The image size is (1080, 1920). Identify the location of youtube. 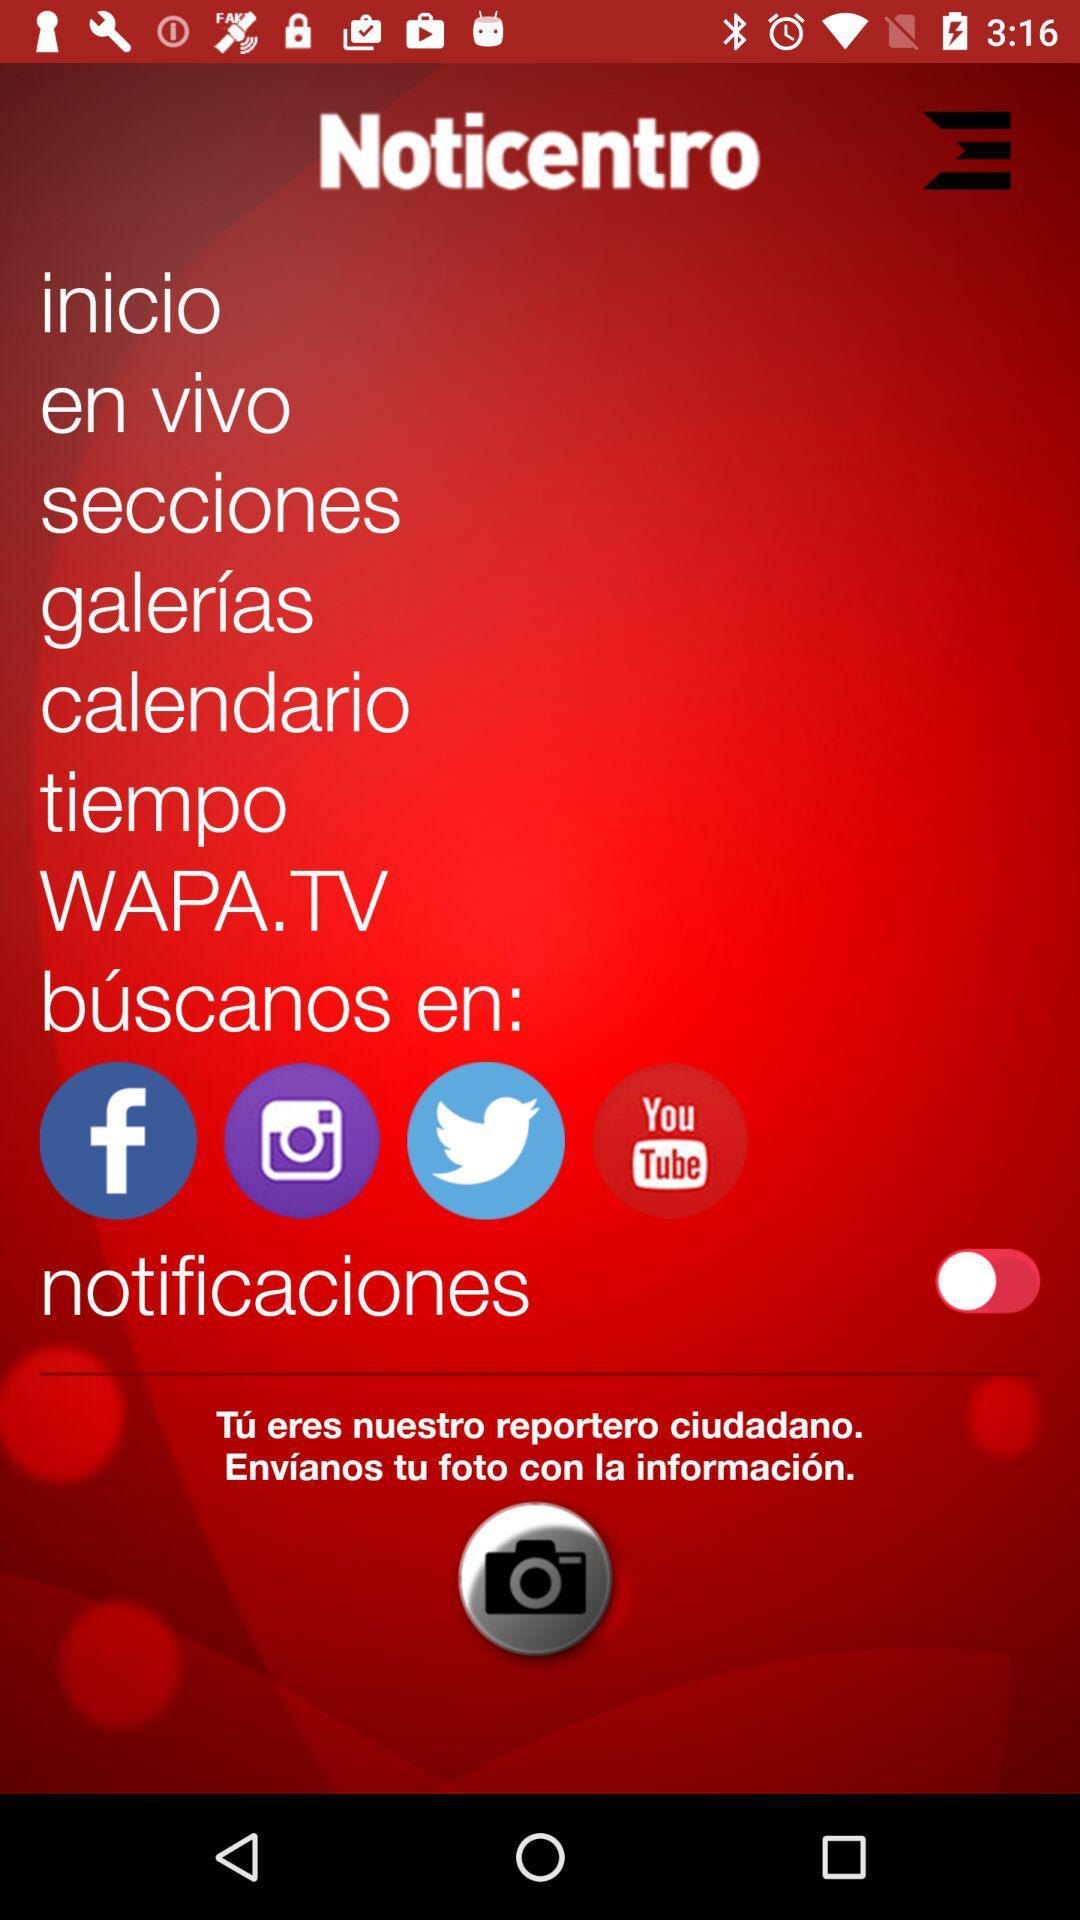
(669, 1140).